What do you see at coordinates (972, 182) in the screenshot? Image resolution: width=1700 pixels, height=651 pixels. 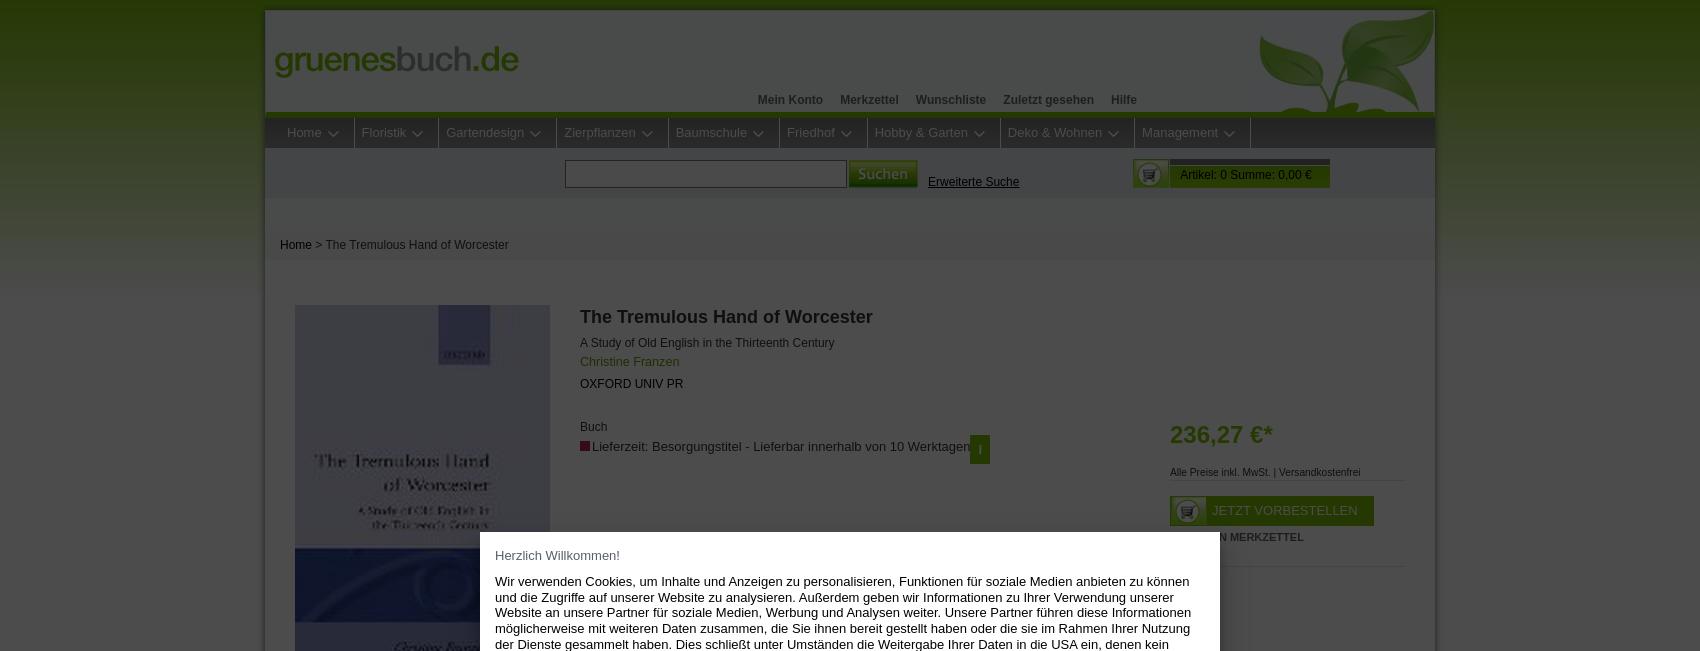 I see `'Erweiterte Suche'` at bounding box center [972, 182].